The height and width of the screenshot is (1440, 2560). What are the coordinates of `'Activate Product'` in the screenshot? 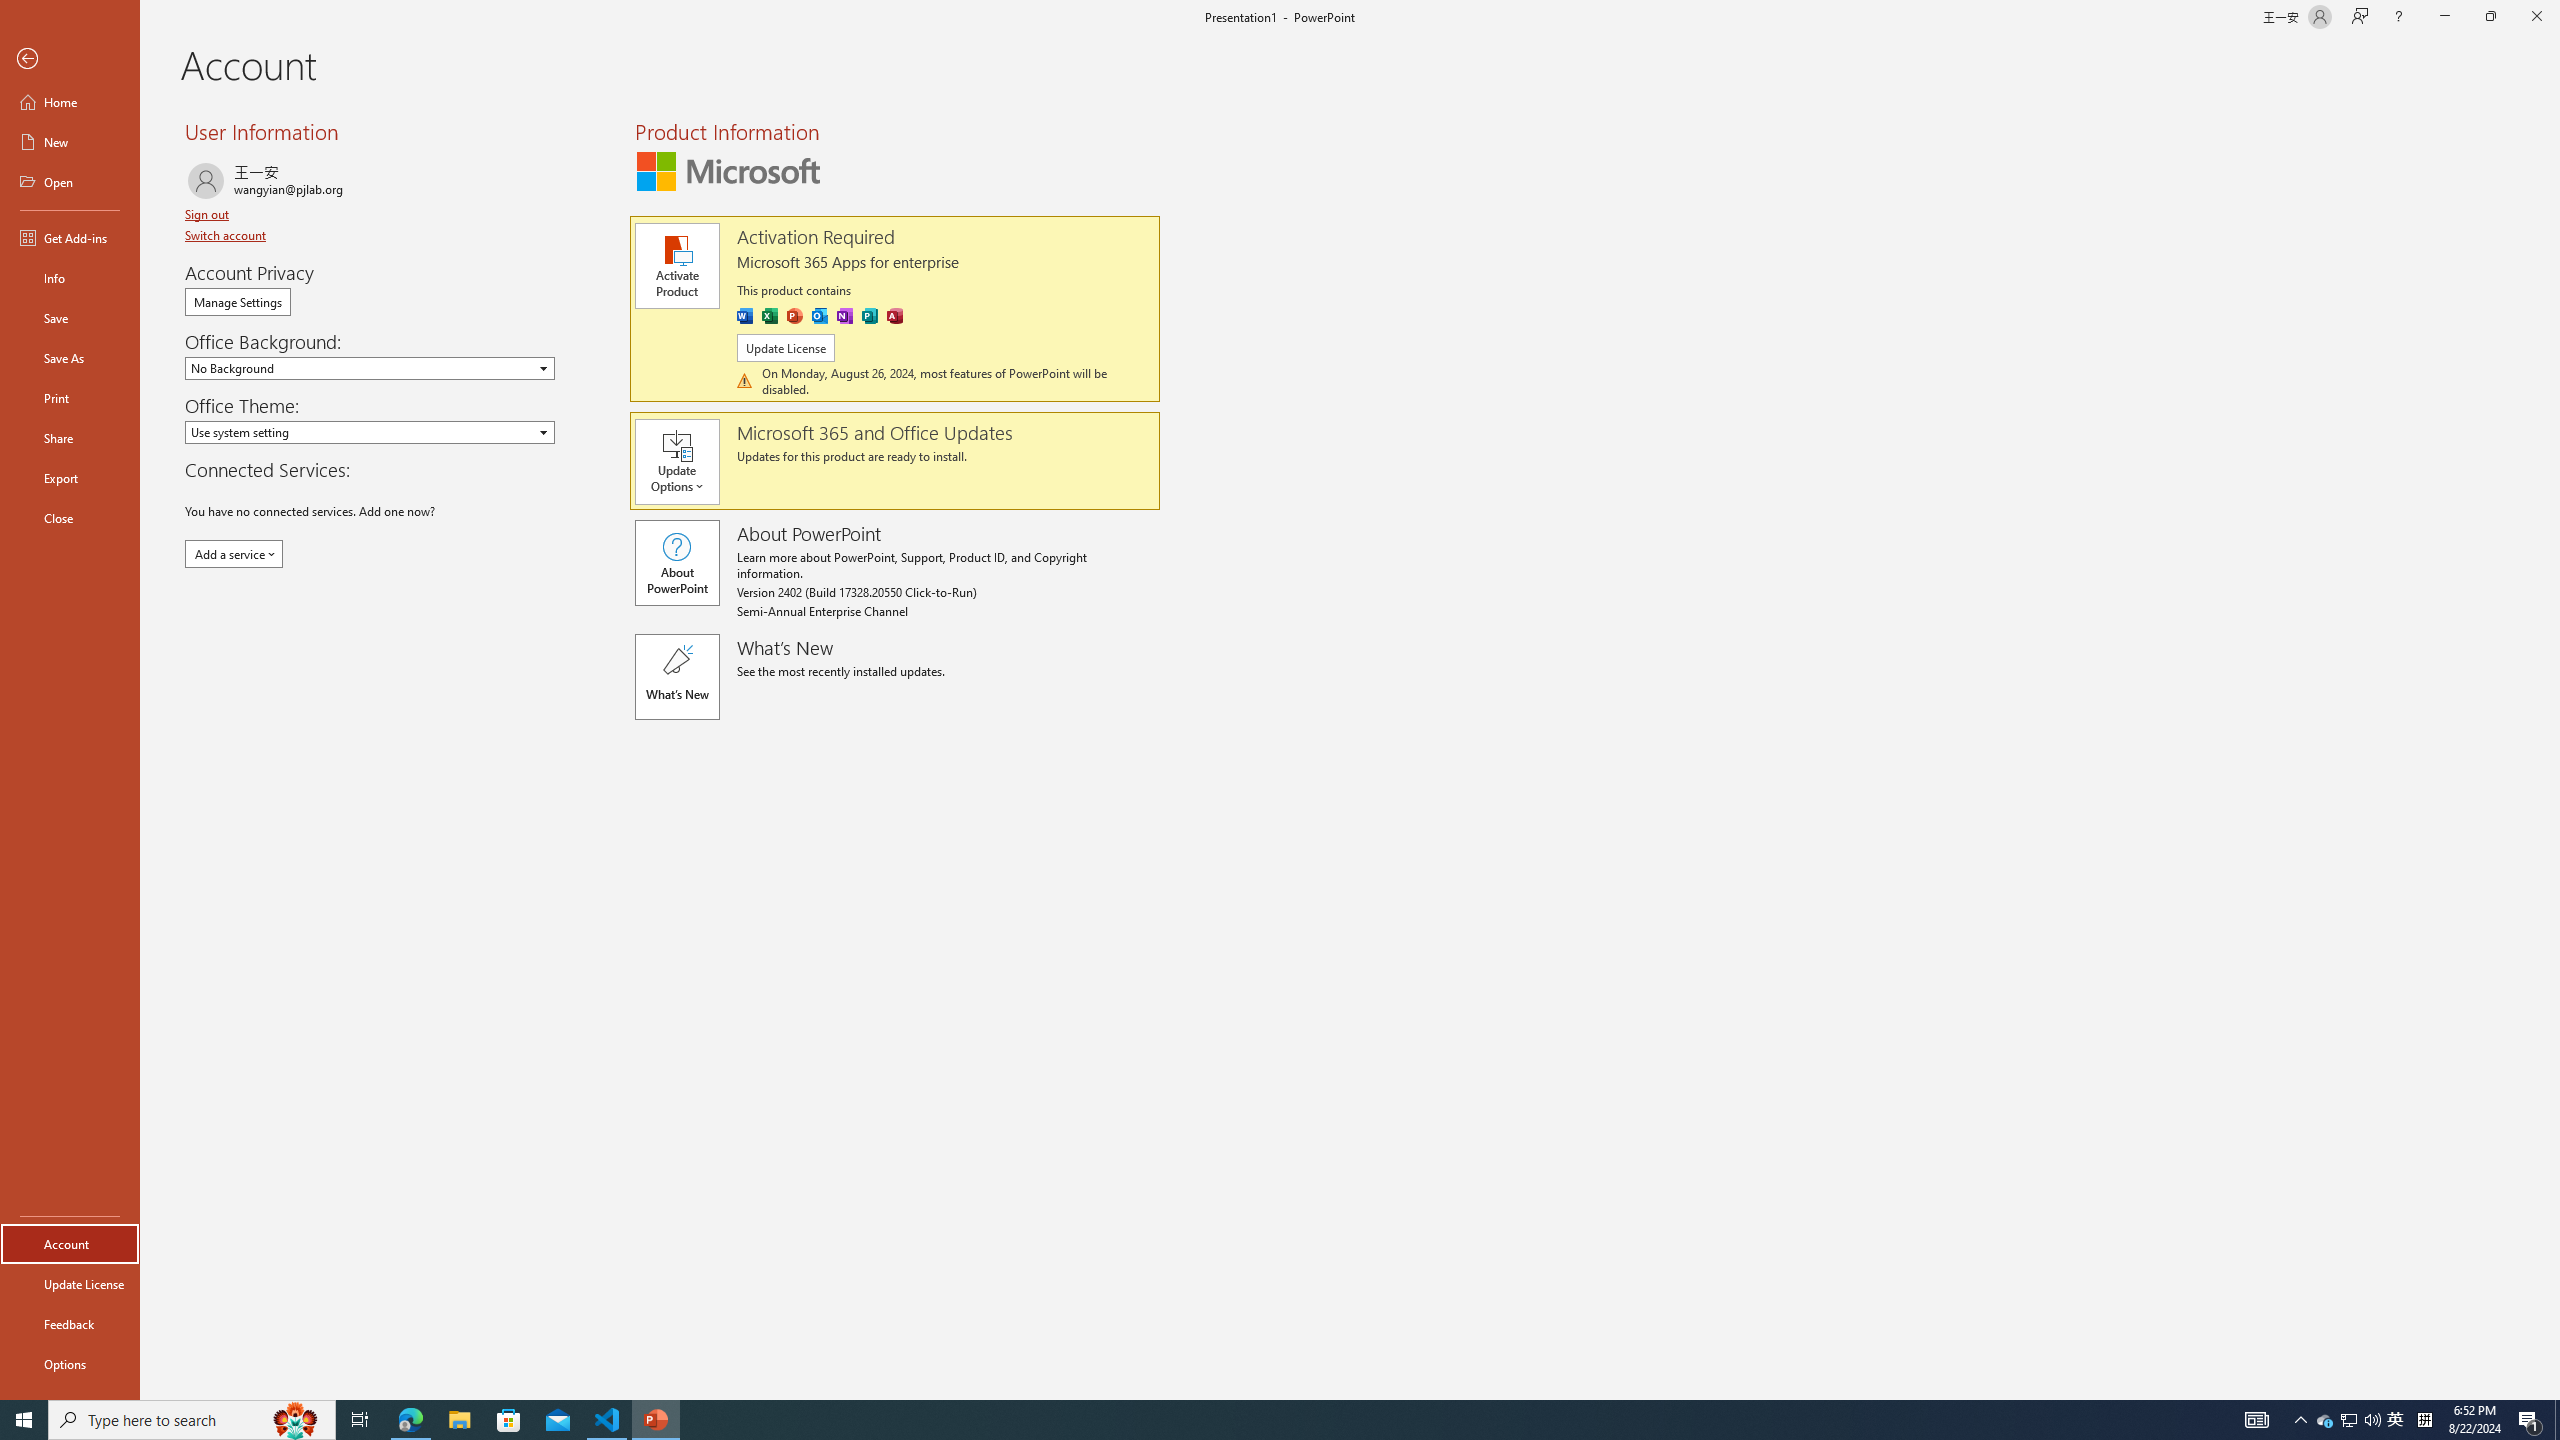 It's located at (676, 265).